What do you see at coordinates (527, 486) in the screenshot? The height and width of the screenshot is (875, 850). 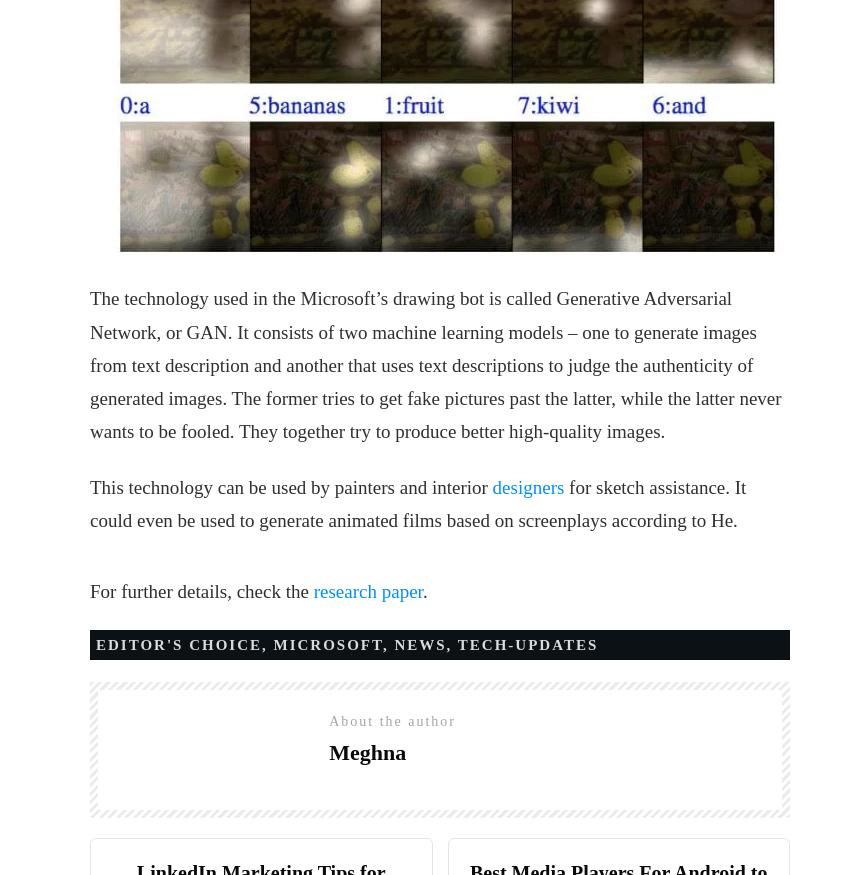 I see `'designers'` at bounding box center [527, 486].